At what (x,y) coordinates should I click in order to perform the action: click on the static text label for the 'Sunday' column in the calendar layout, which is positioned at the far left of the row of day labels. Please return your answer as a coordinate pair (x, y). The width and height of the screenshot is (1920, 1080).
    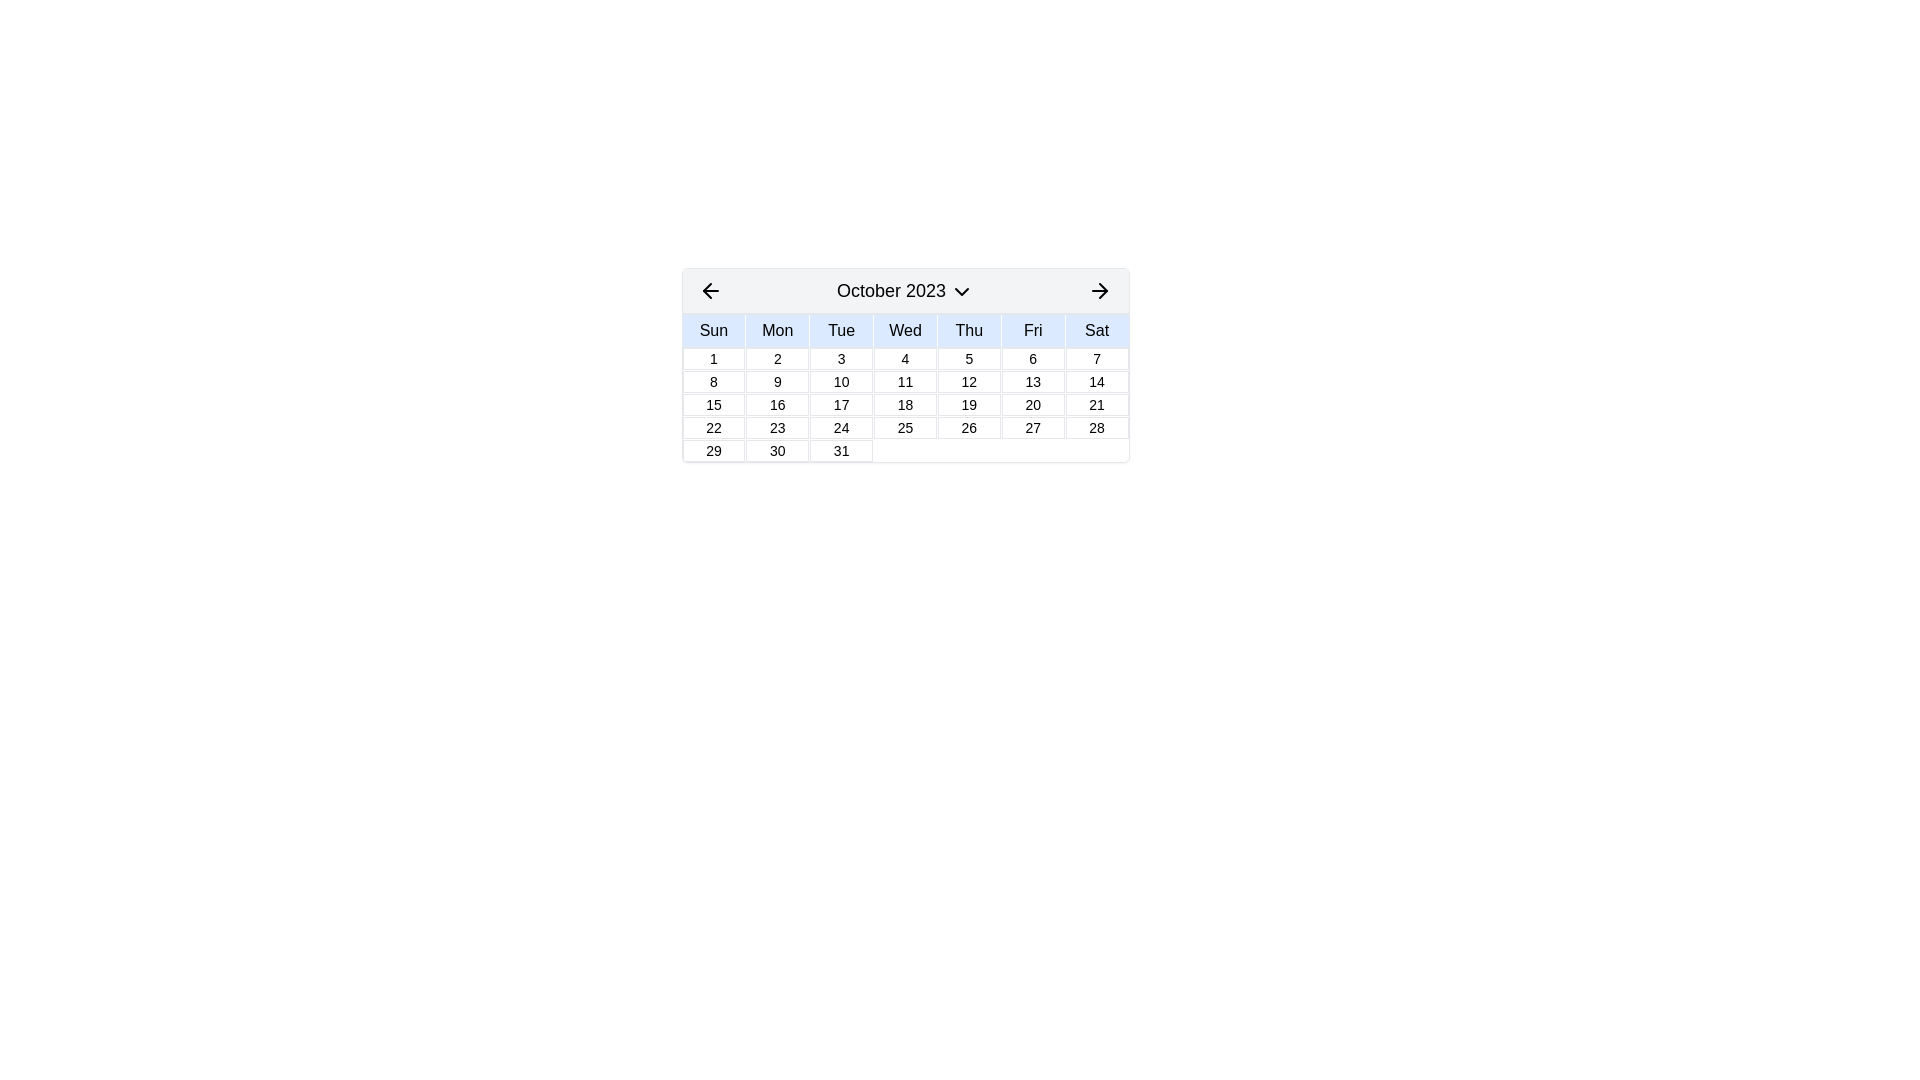
    Looking at the image, I should click on (713, 330).